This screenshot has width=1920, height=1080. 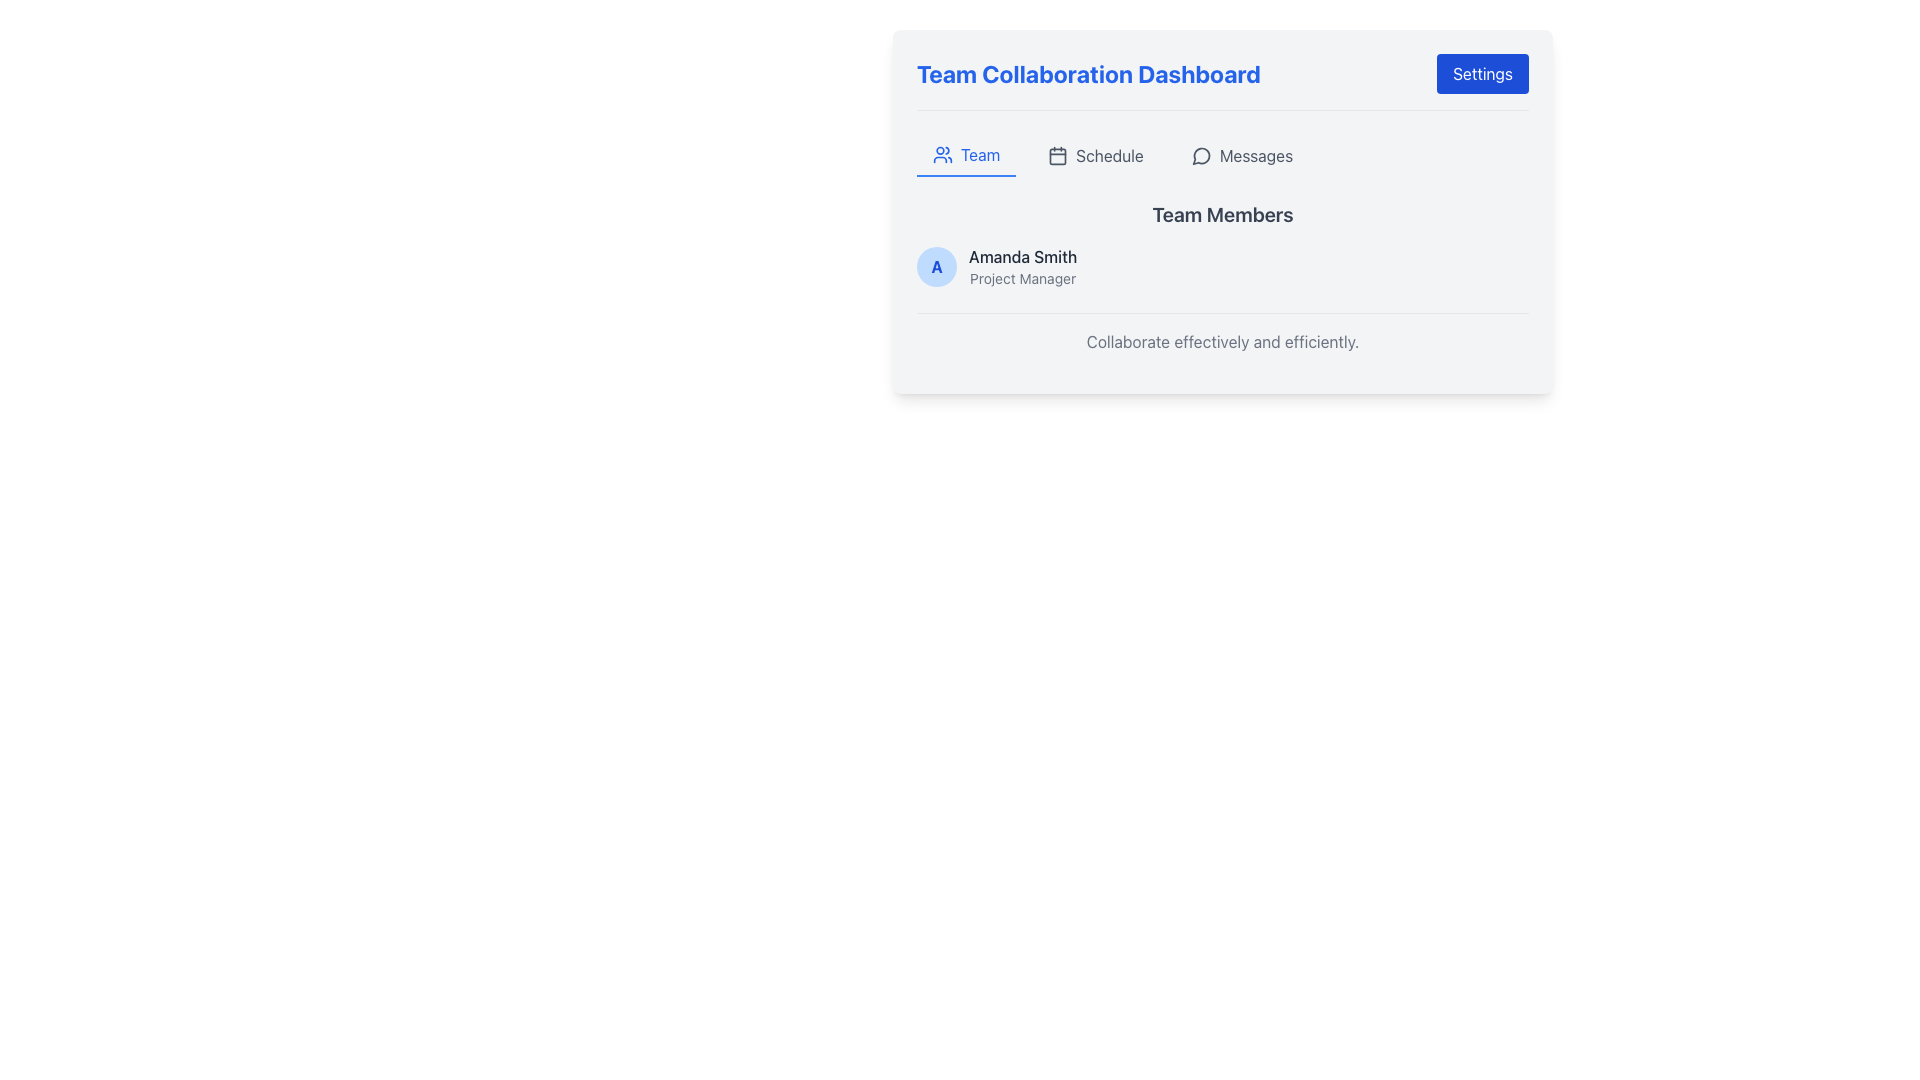 What do you see at coordinates (1108, 154) in the screenshot?
I see `the 'Schedule' text label, which serves as a navigation link to the scheduling section of the interface` at bounding box center [1108, 154].